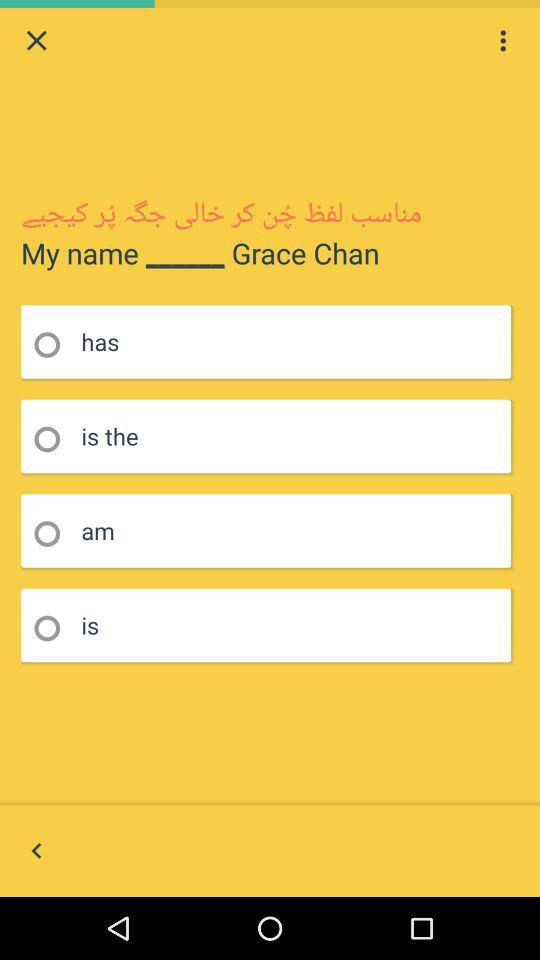 The image size is (540, 960). Describe the element at coordinates (502, 39) in the screenshot. I see `open option menu` at that location.